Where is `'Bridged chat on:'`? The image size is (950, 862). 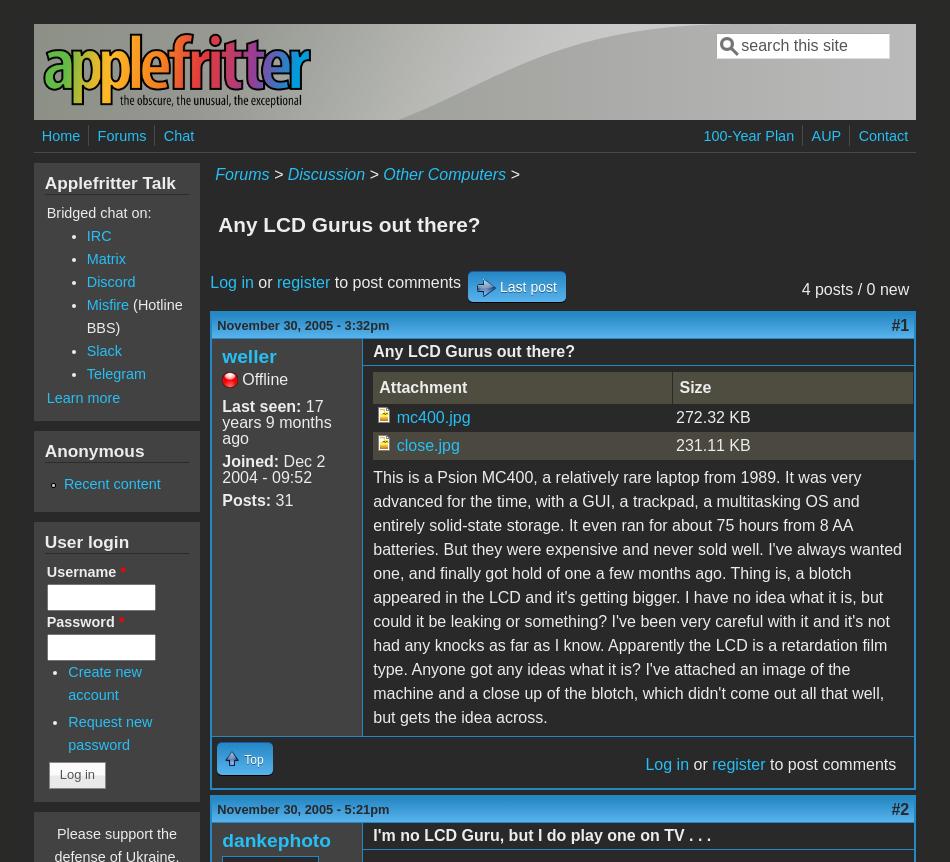
'Bridged chat on:' is located at coordinates (98, 213).